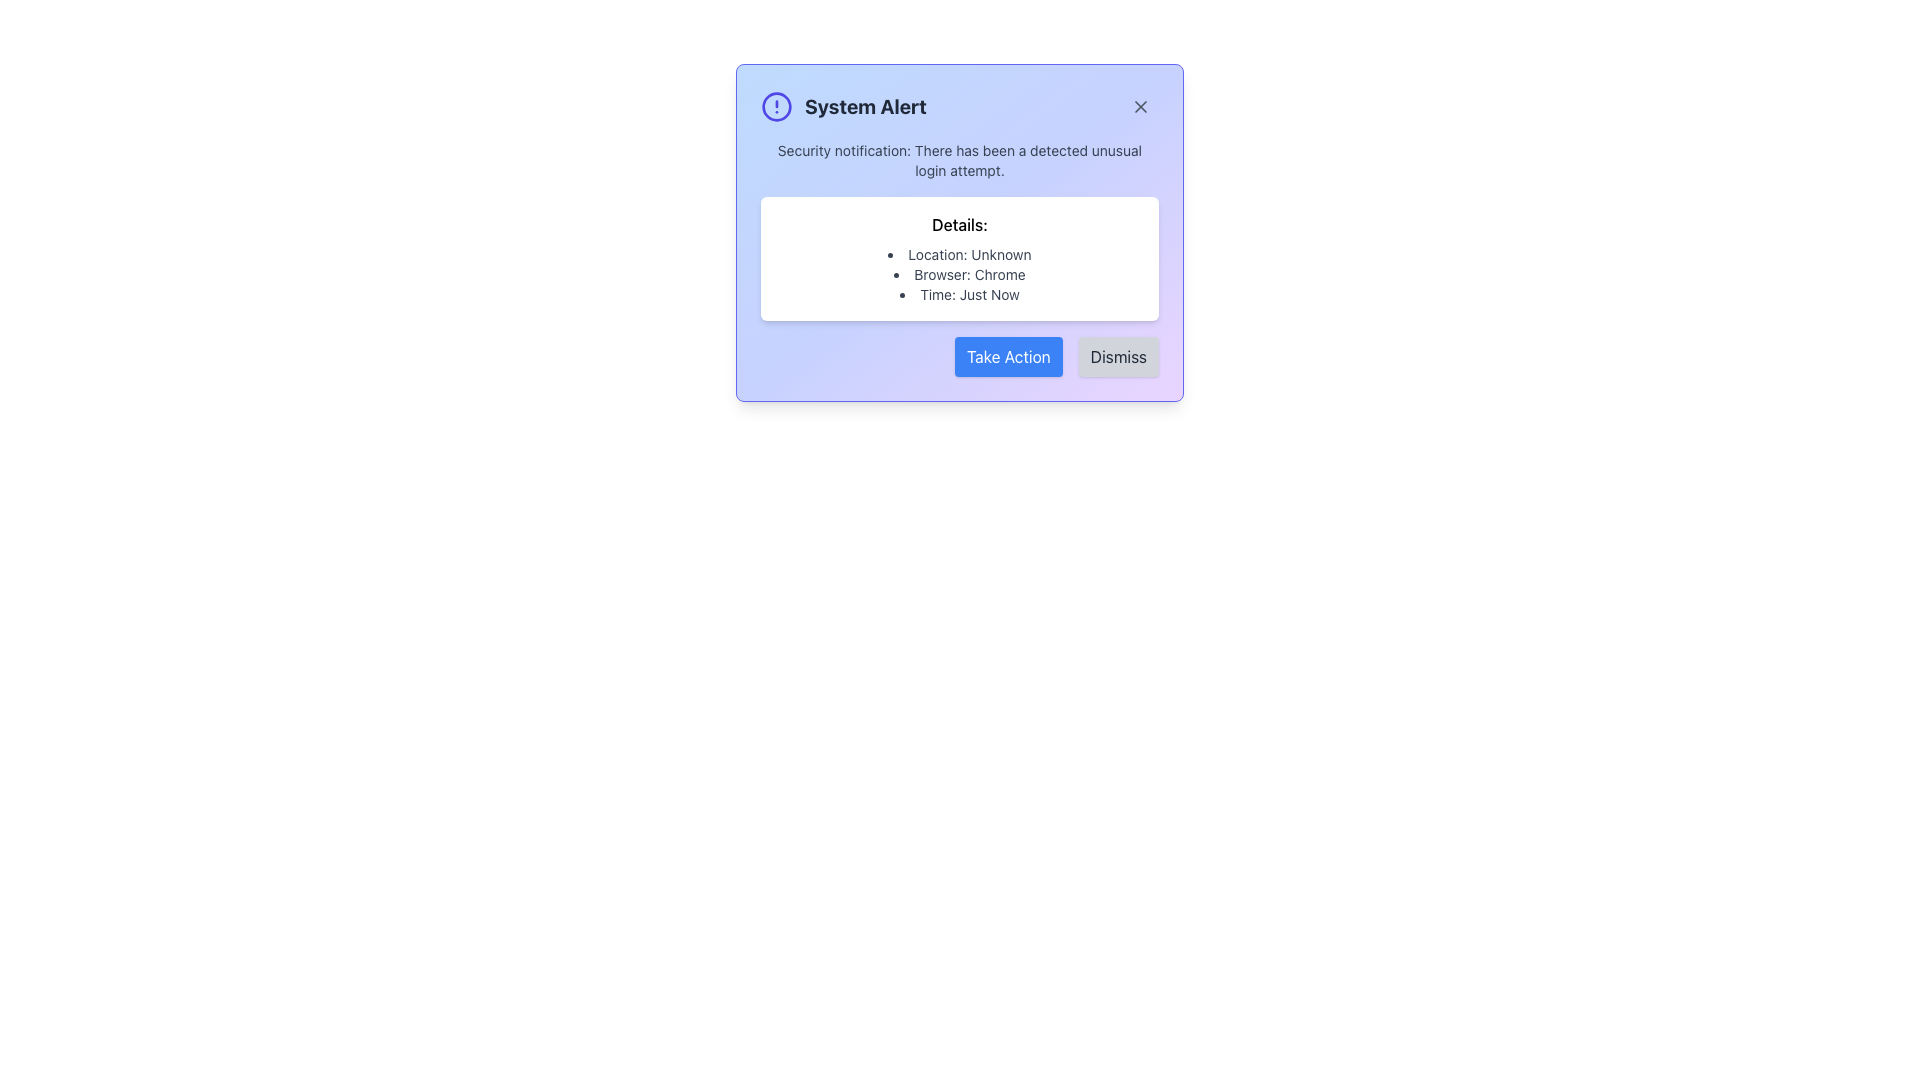 This screenshot has width=1920, height=1080. I want to click on timestamp information displayed in the third bullet point of the 'Details' section within the modal window, located between 'Browser: Chrome' and the action buttons, so click(960, 294).